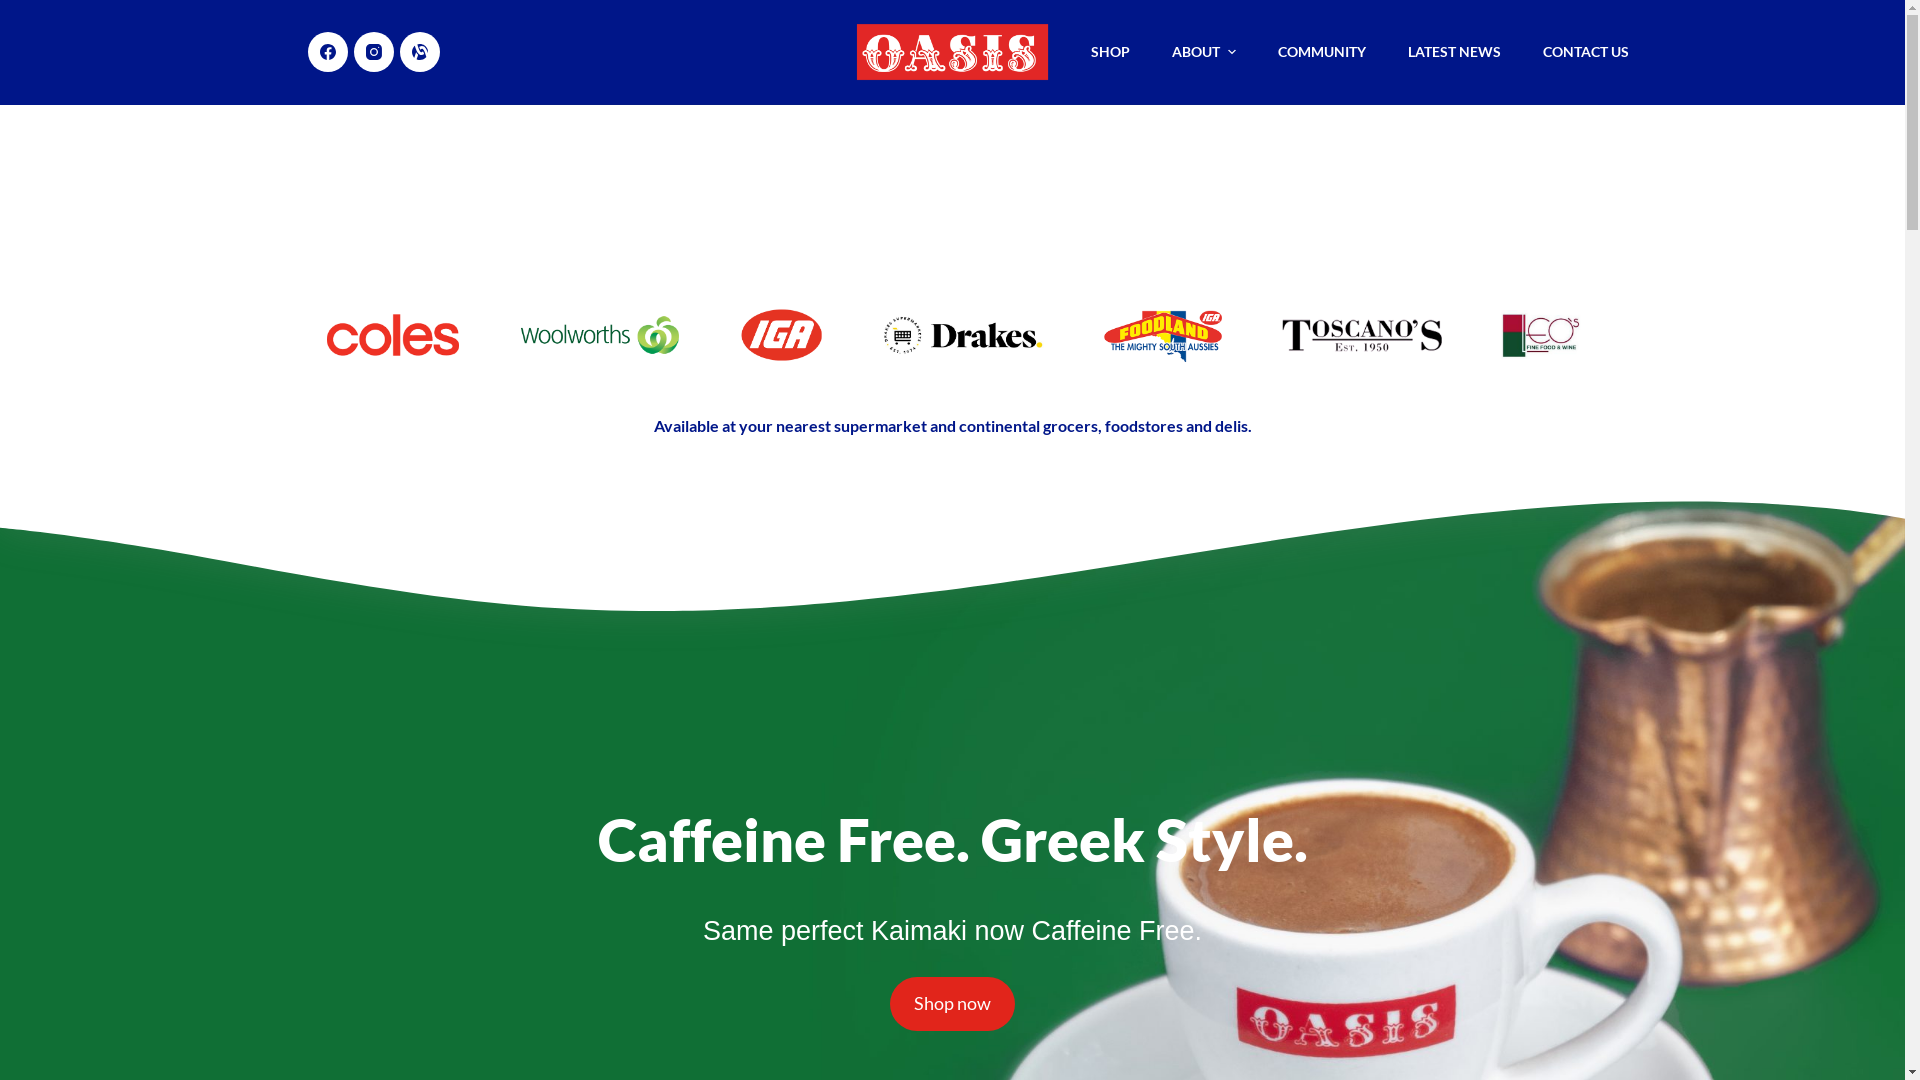 This screenshot has height=1080, width=1920. What do you see at coordinates (1321, 50) in the screenshot?
I see `'COMMUNITY'` at bounding box center [1321, 50].